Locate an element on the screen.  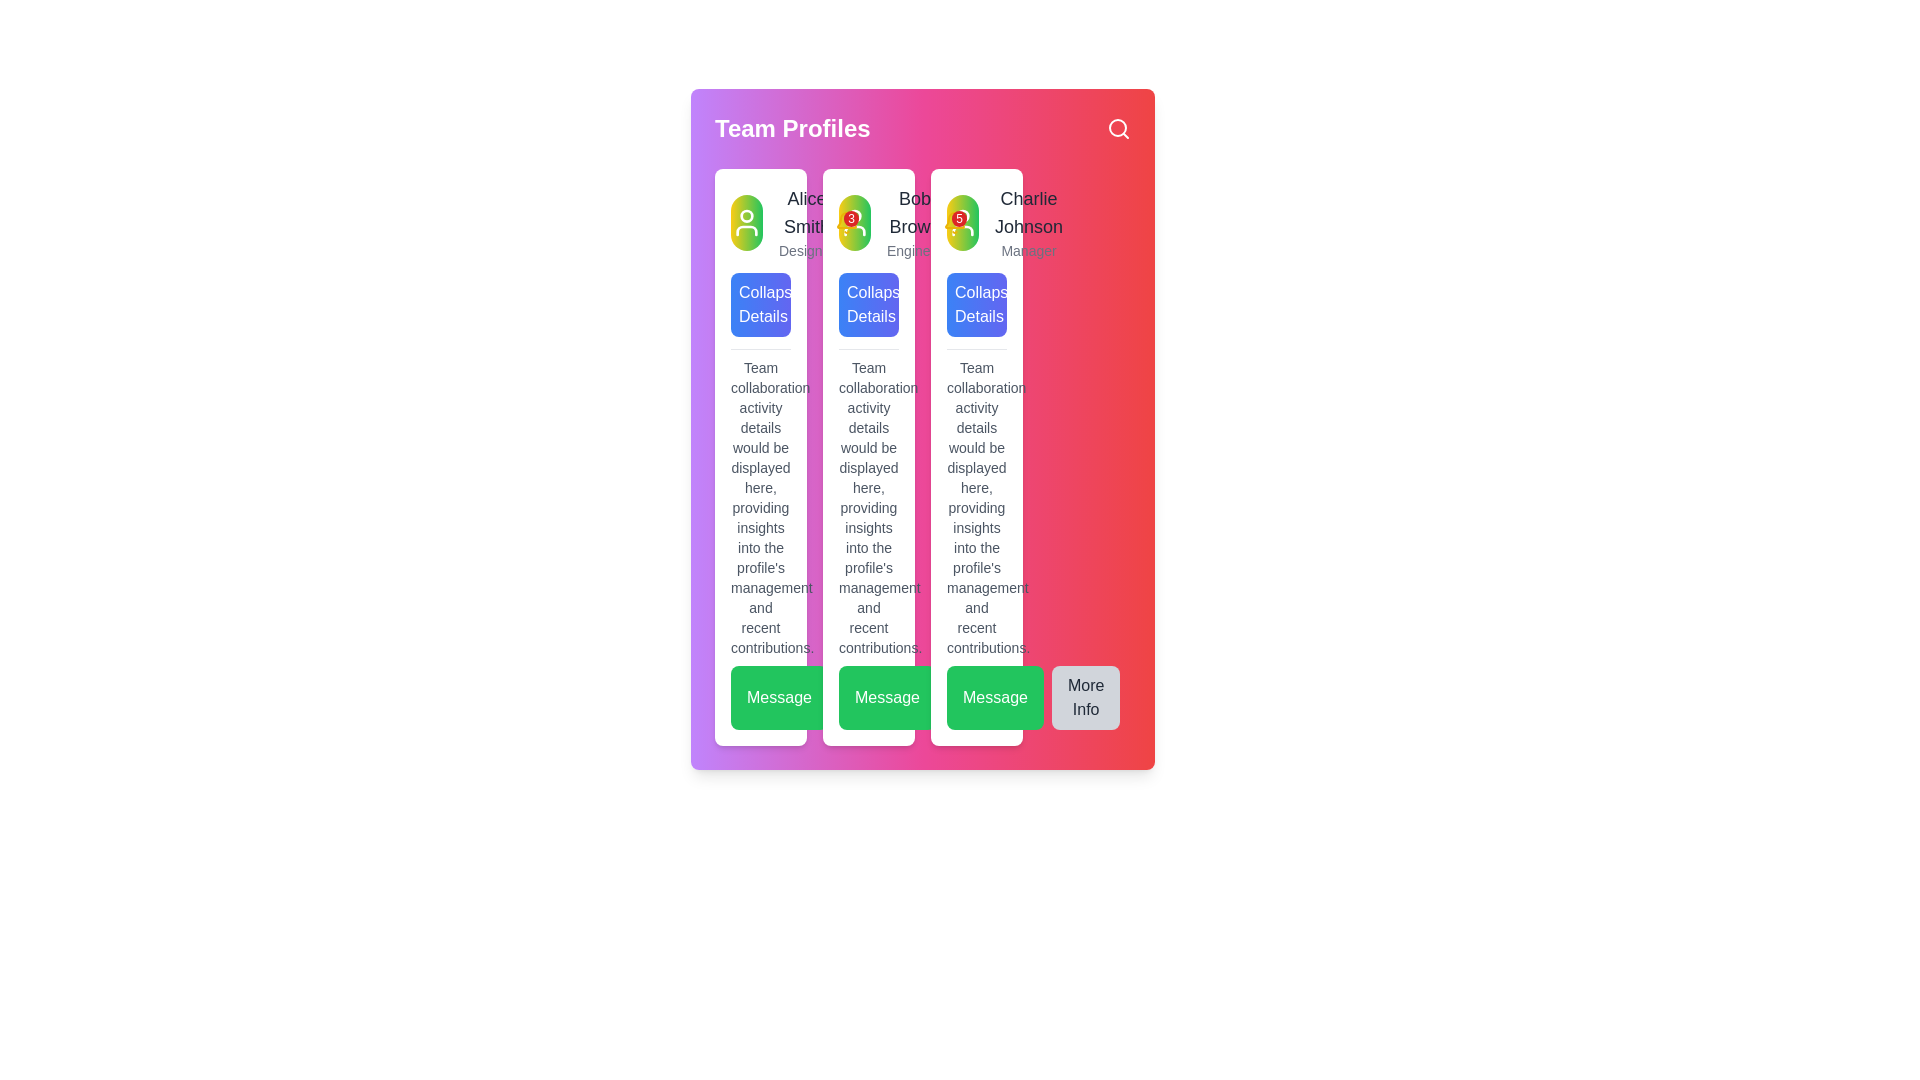
text label displaying 'Designer' located below the name 'Alice Smith' in the profile card is located at coordinates (806, 249).